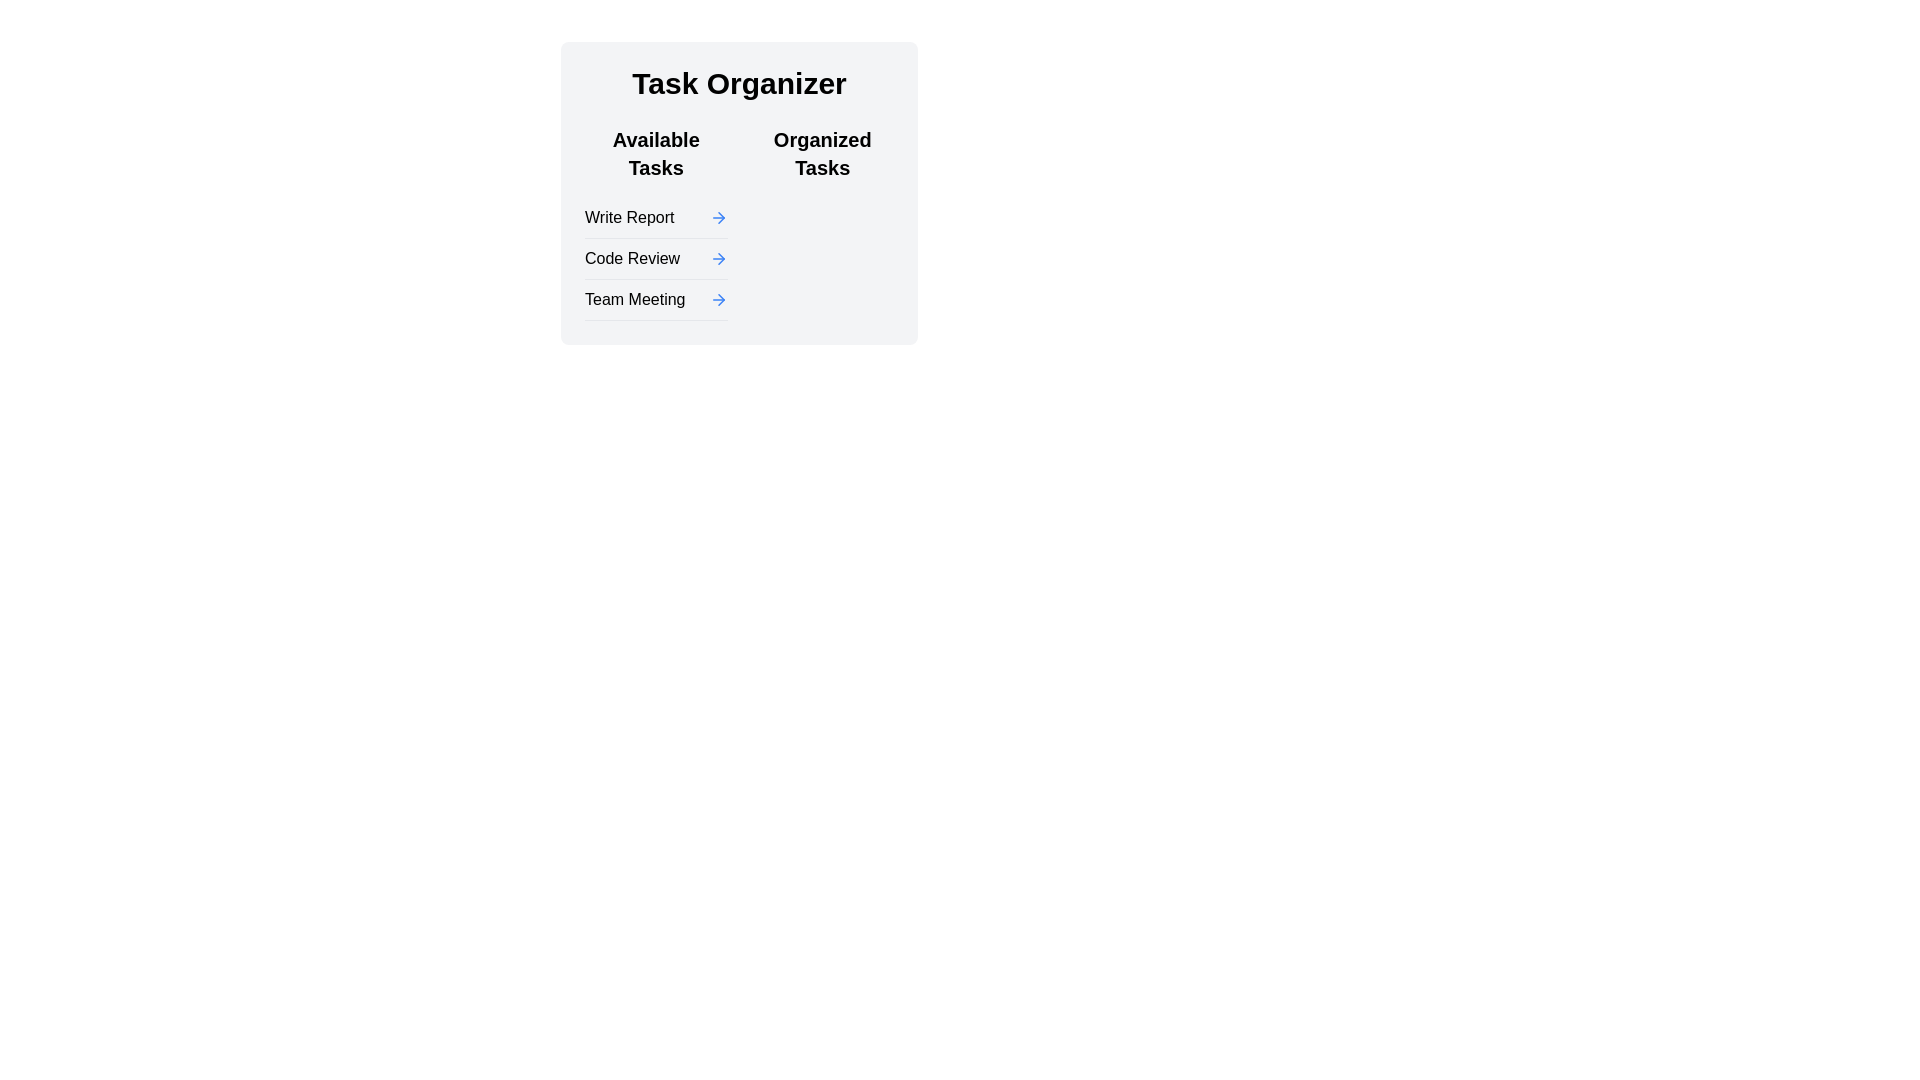  What do you see at coordinates (718, 257) in the screenshot?
I see `the rightward-pointing blue arrow icon located to the right of the 'Code Review' text in the 'Available Tasks' section` at bounding box center [718, 257].